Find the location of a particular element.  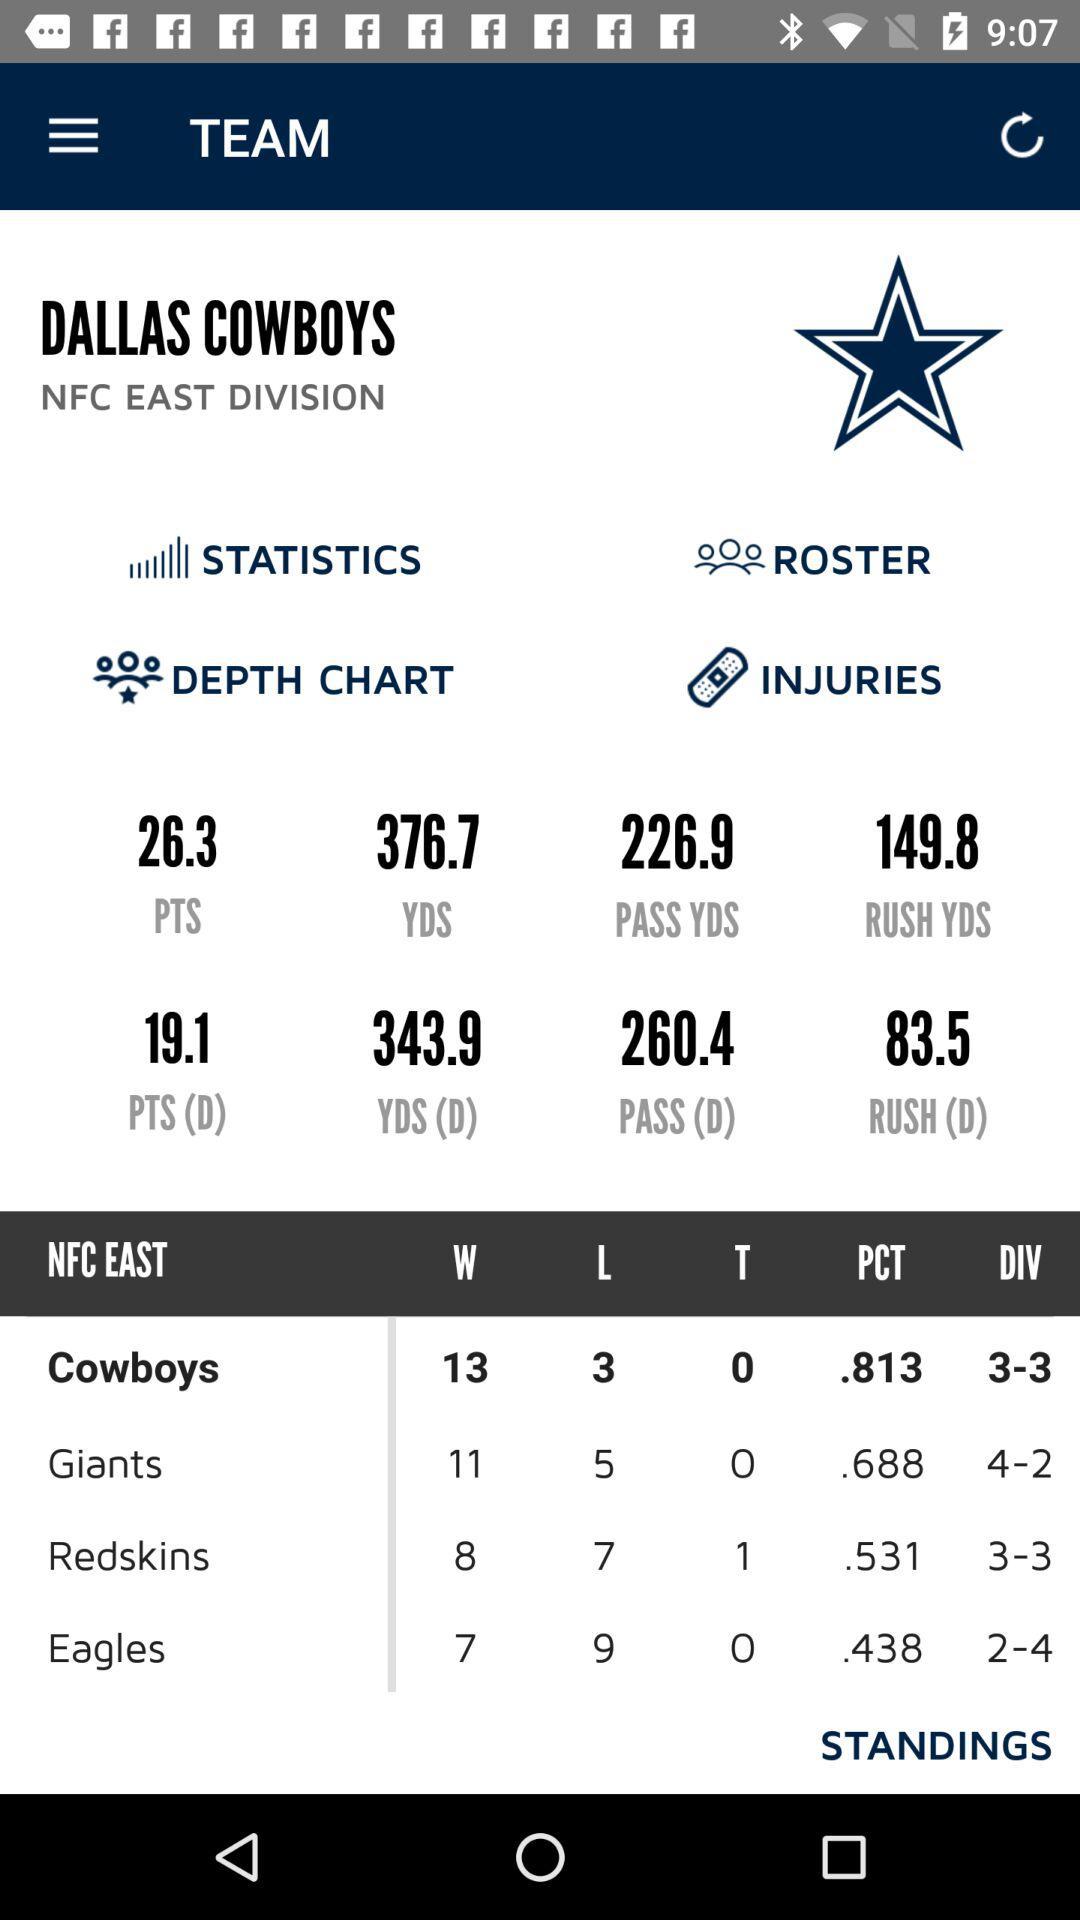

the icon to the right of the pct item is located at coordinates (1002, 1262).